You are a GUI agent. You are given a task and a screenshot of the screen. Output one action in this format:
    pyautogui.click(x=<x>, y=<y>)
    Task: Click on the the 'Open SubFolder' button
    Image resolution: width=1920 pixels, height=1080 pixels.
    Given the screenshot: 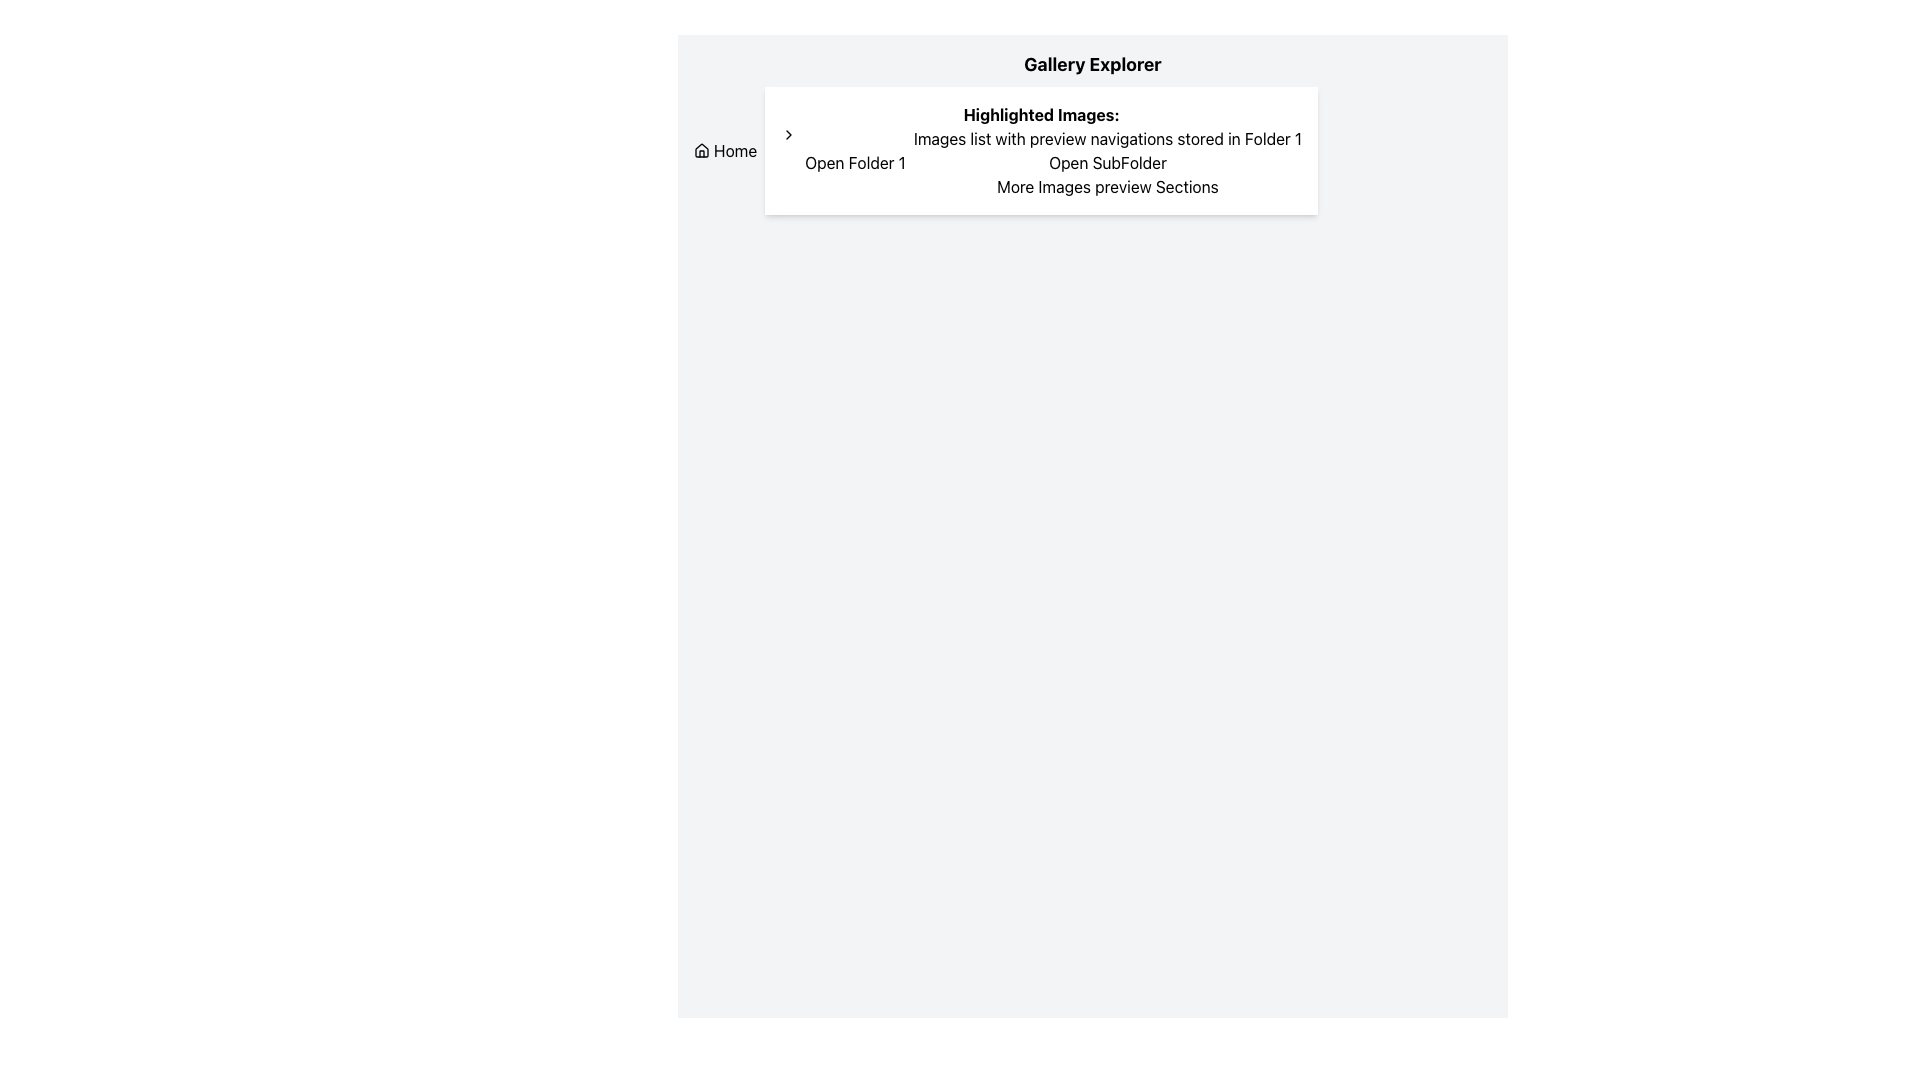 What is the action you would take?
    pyautogui.click(x=1106, y=161)
    